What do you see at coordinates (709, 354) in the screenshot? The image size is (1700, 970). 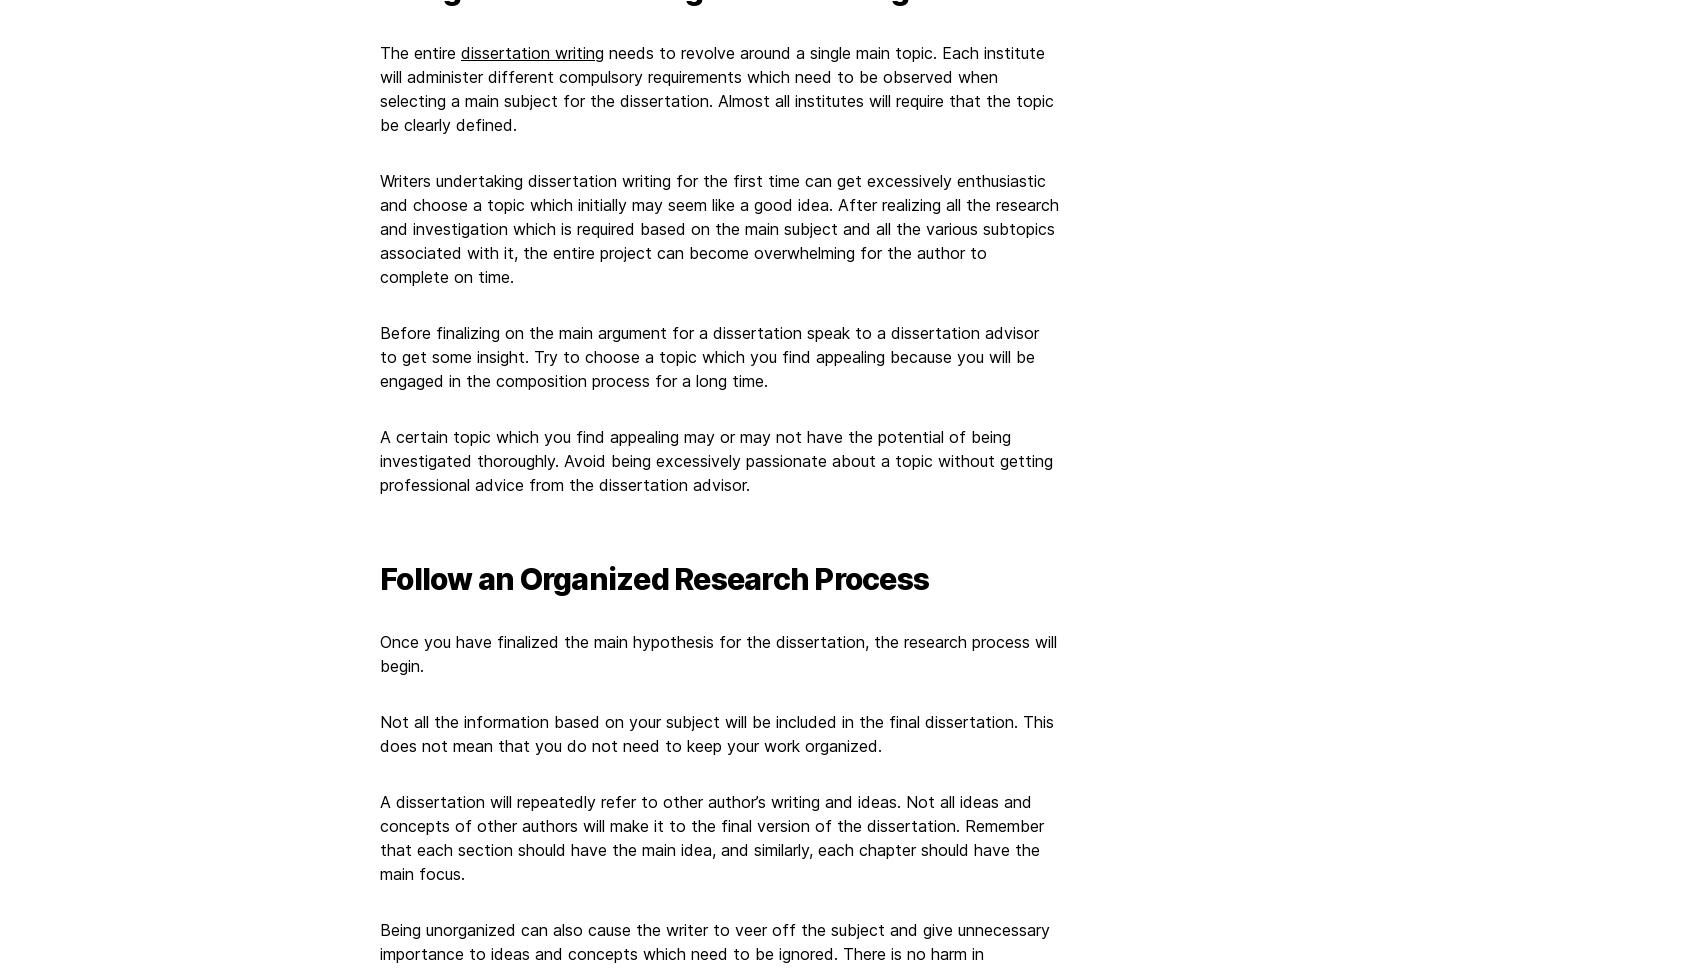 I see `'Before finalizing on the main argument for a dissertation speak to a dissertation advisor to get some insight. Try to choose a topic which you find appealing because you will be engaged in the composition process for a long time.'` at bounding box center [709, 354].